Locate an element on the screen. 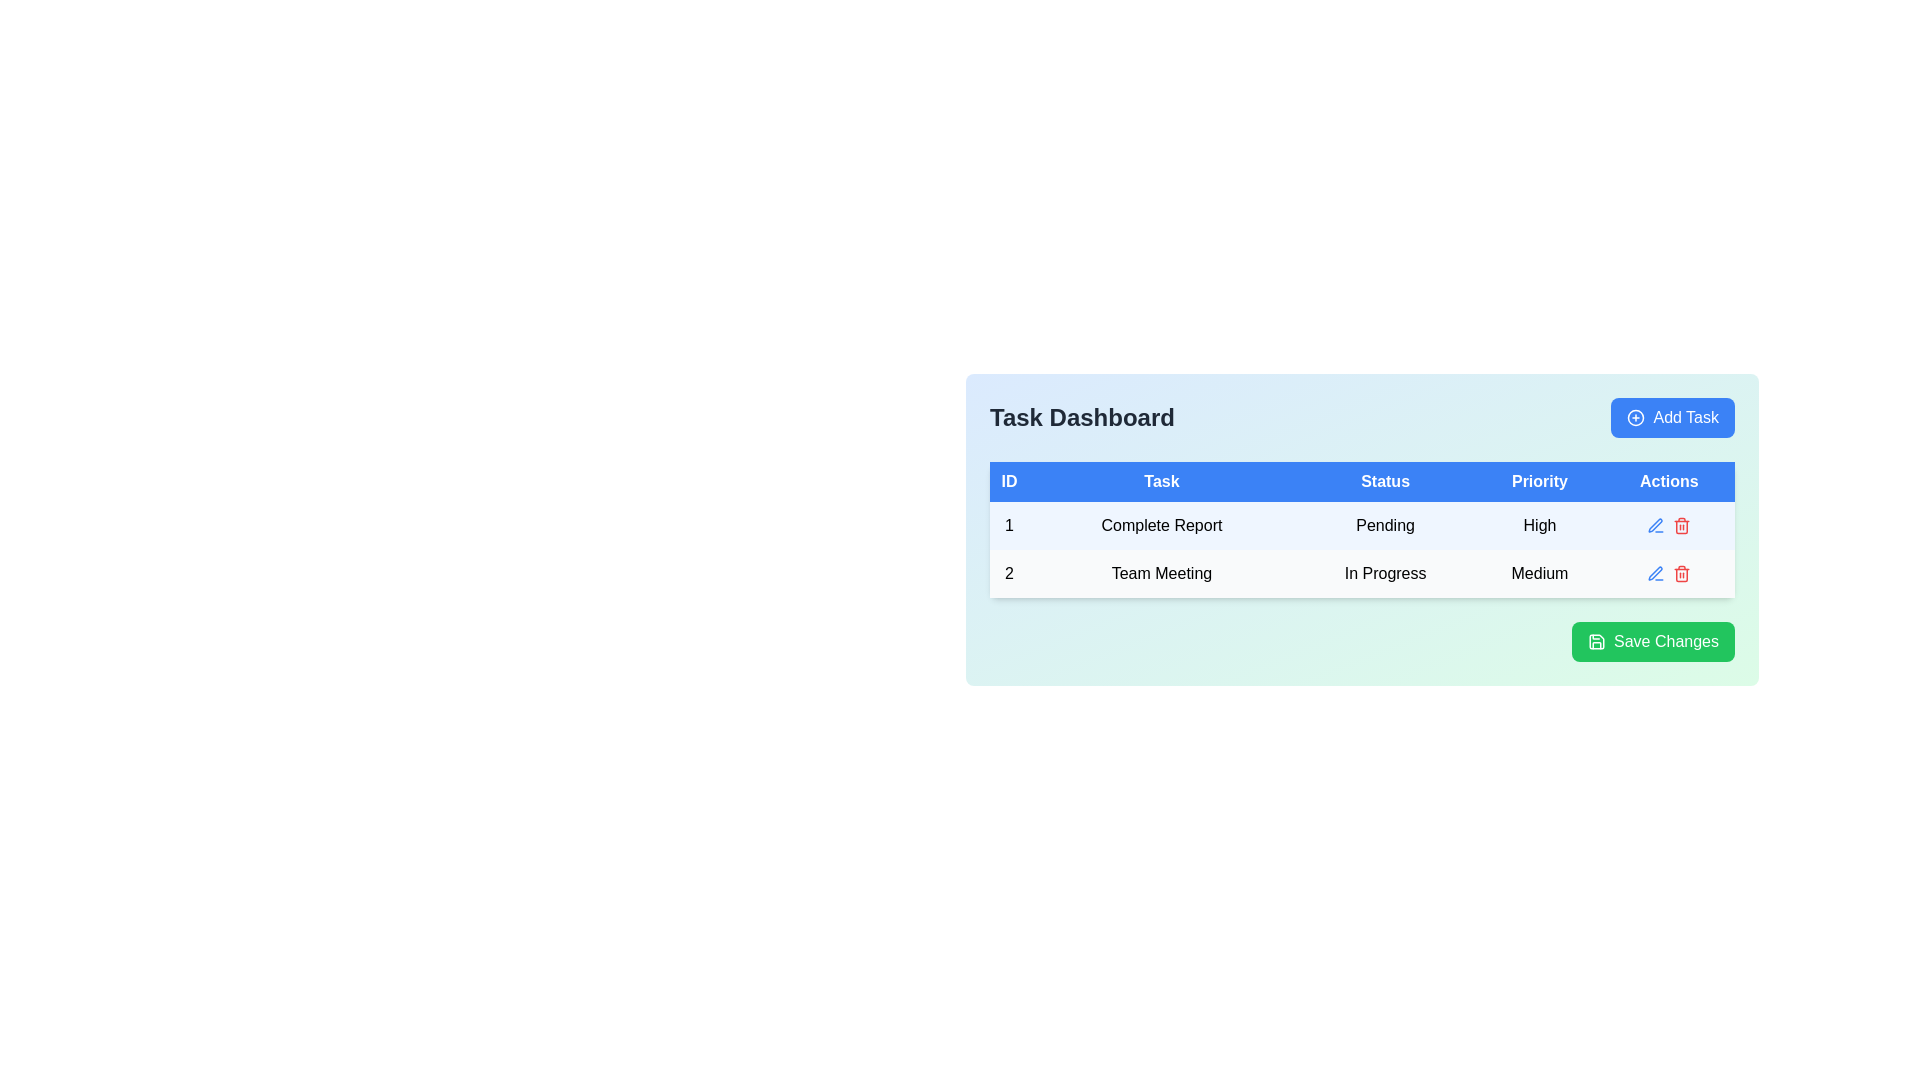 This screenshot has height=1080, width=1920. the text label 'High' which is bold and centered in the Priority column of the first row of the table, following the 'Pending' status cell is located at coordinates (1539, 524).